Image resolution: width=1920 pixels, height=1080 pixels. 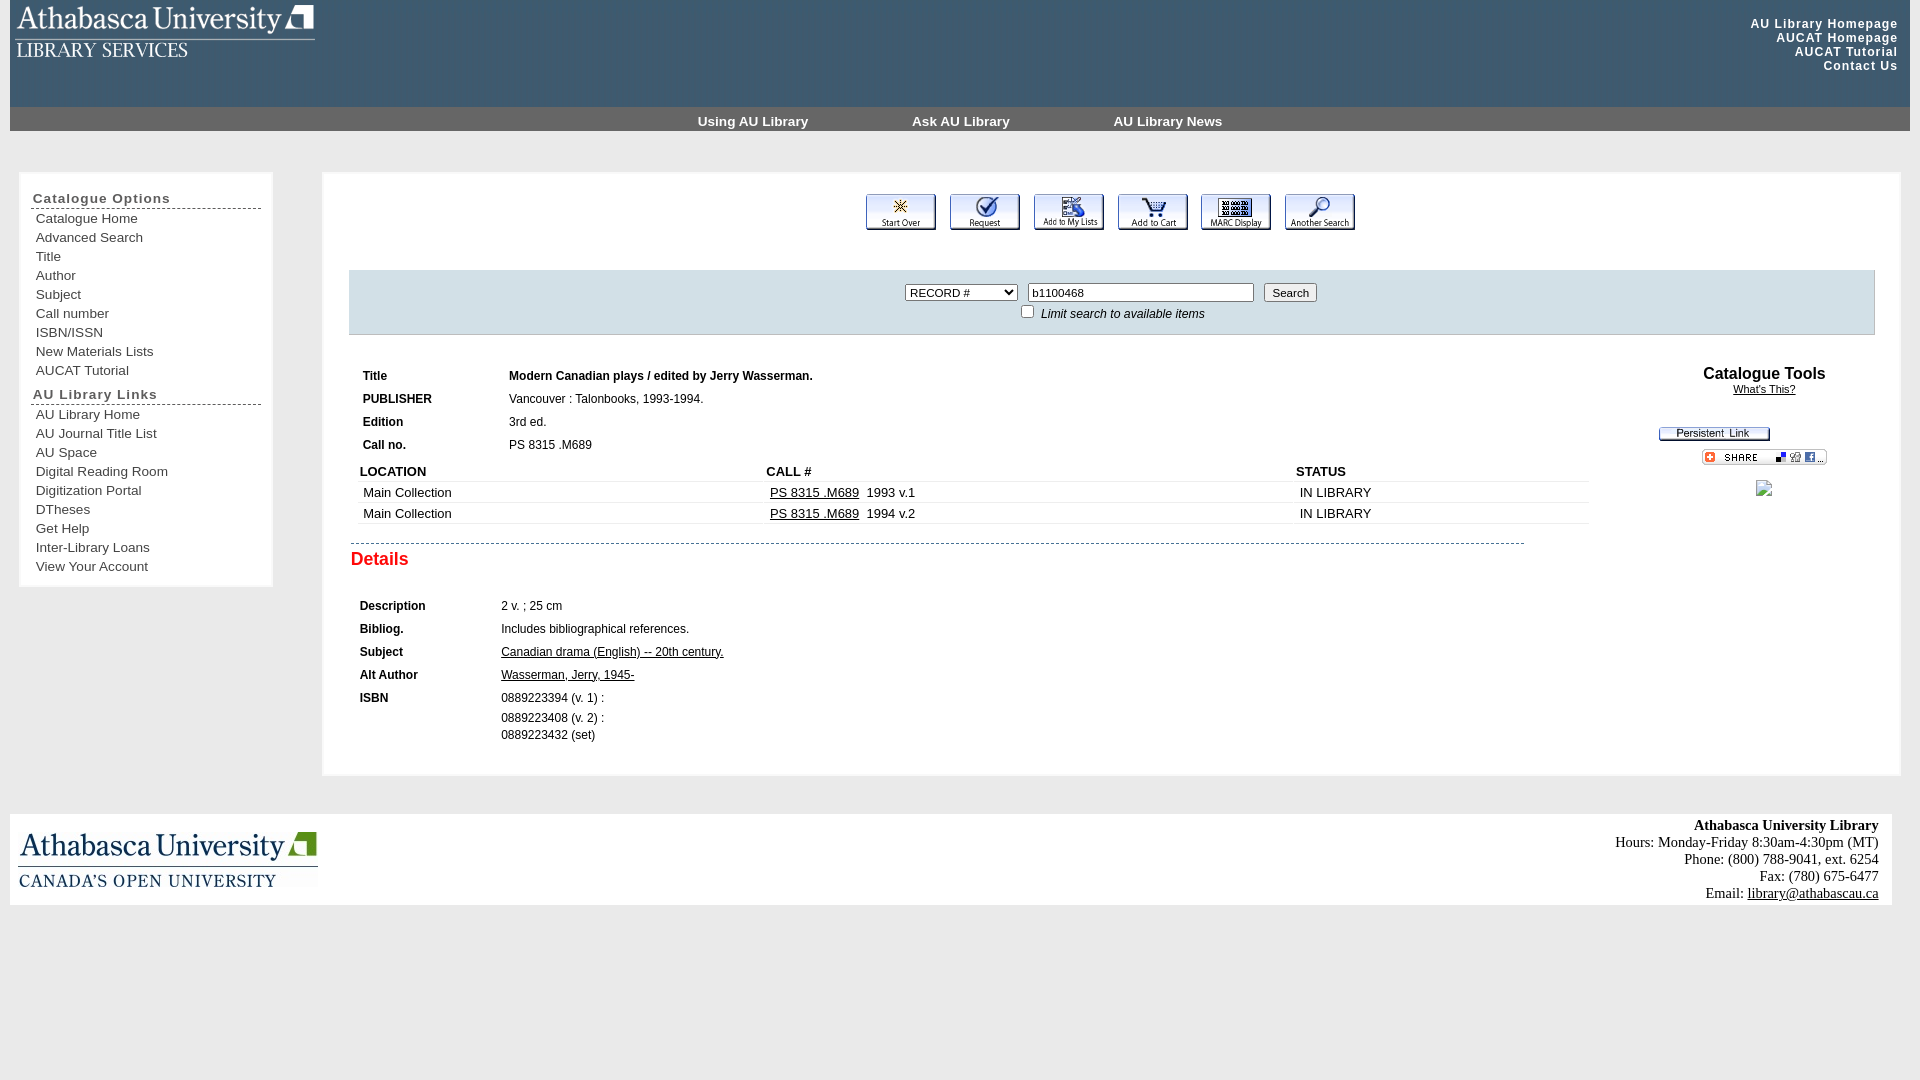 I want to click on 'Author', so click(x=146, y=275).